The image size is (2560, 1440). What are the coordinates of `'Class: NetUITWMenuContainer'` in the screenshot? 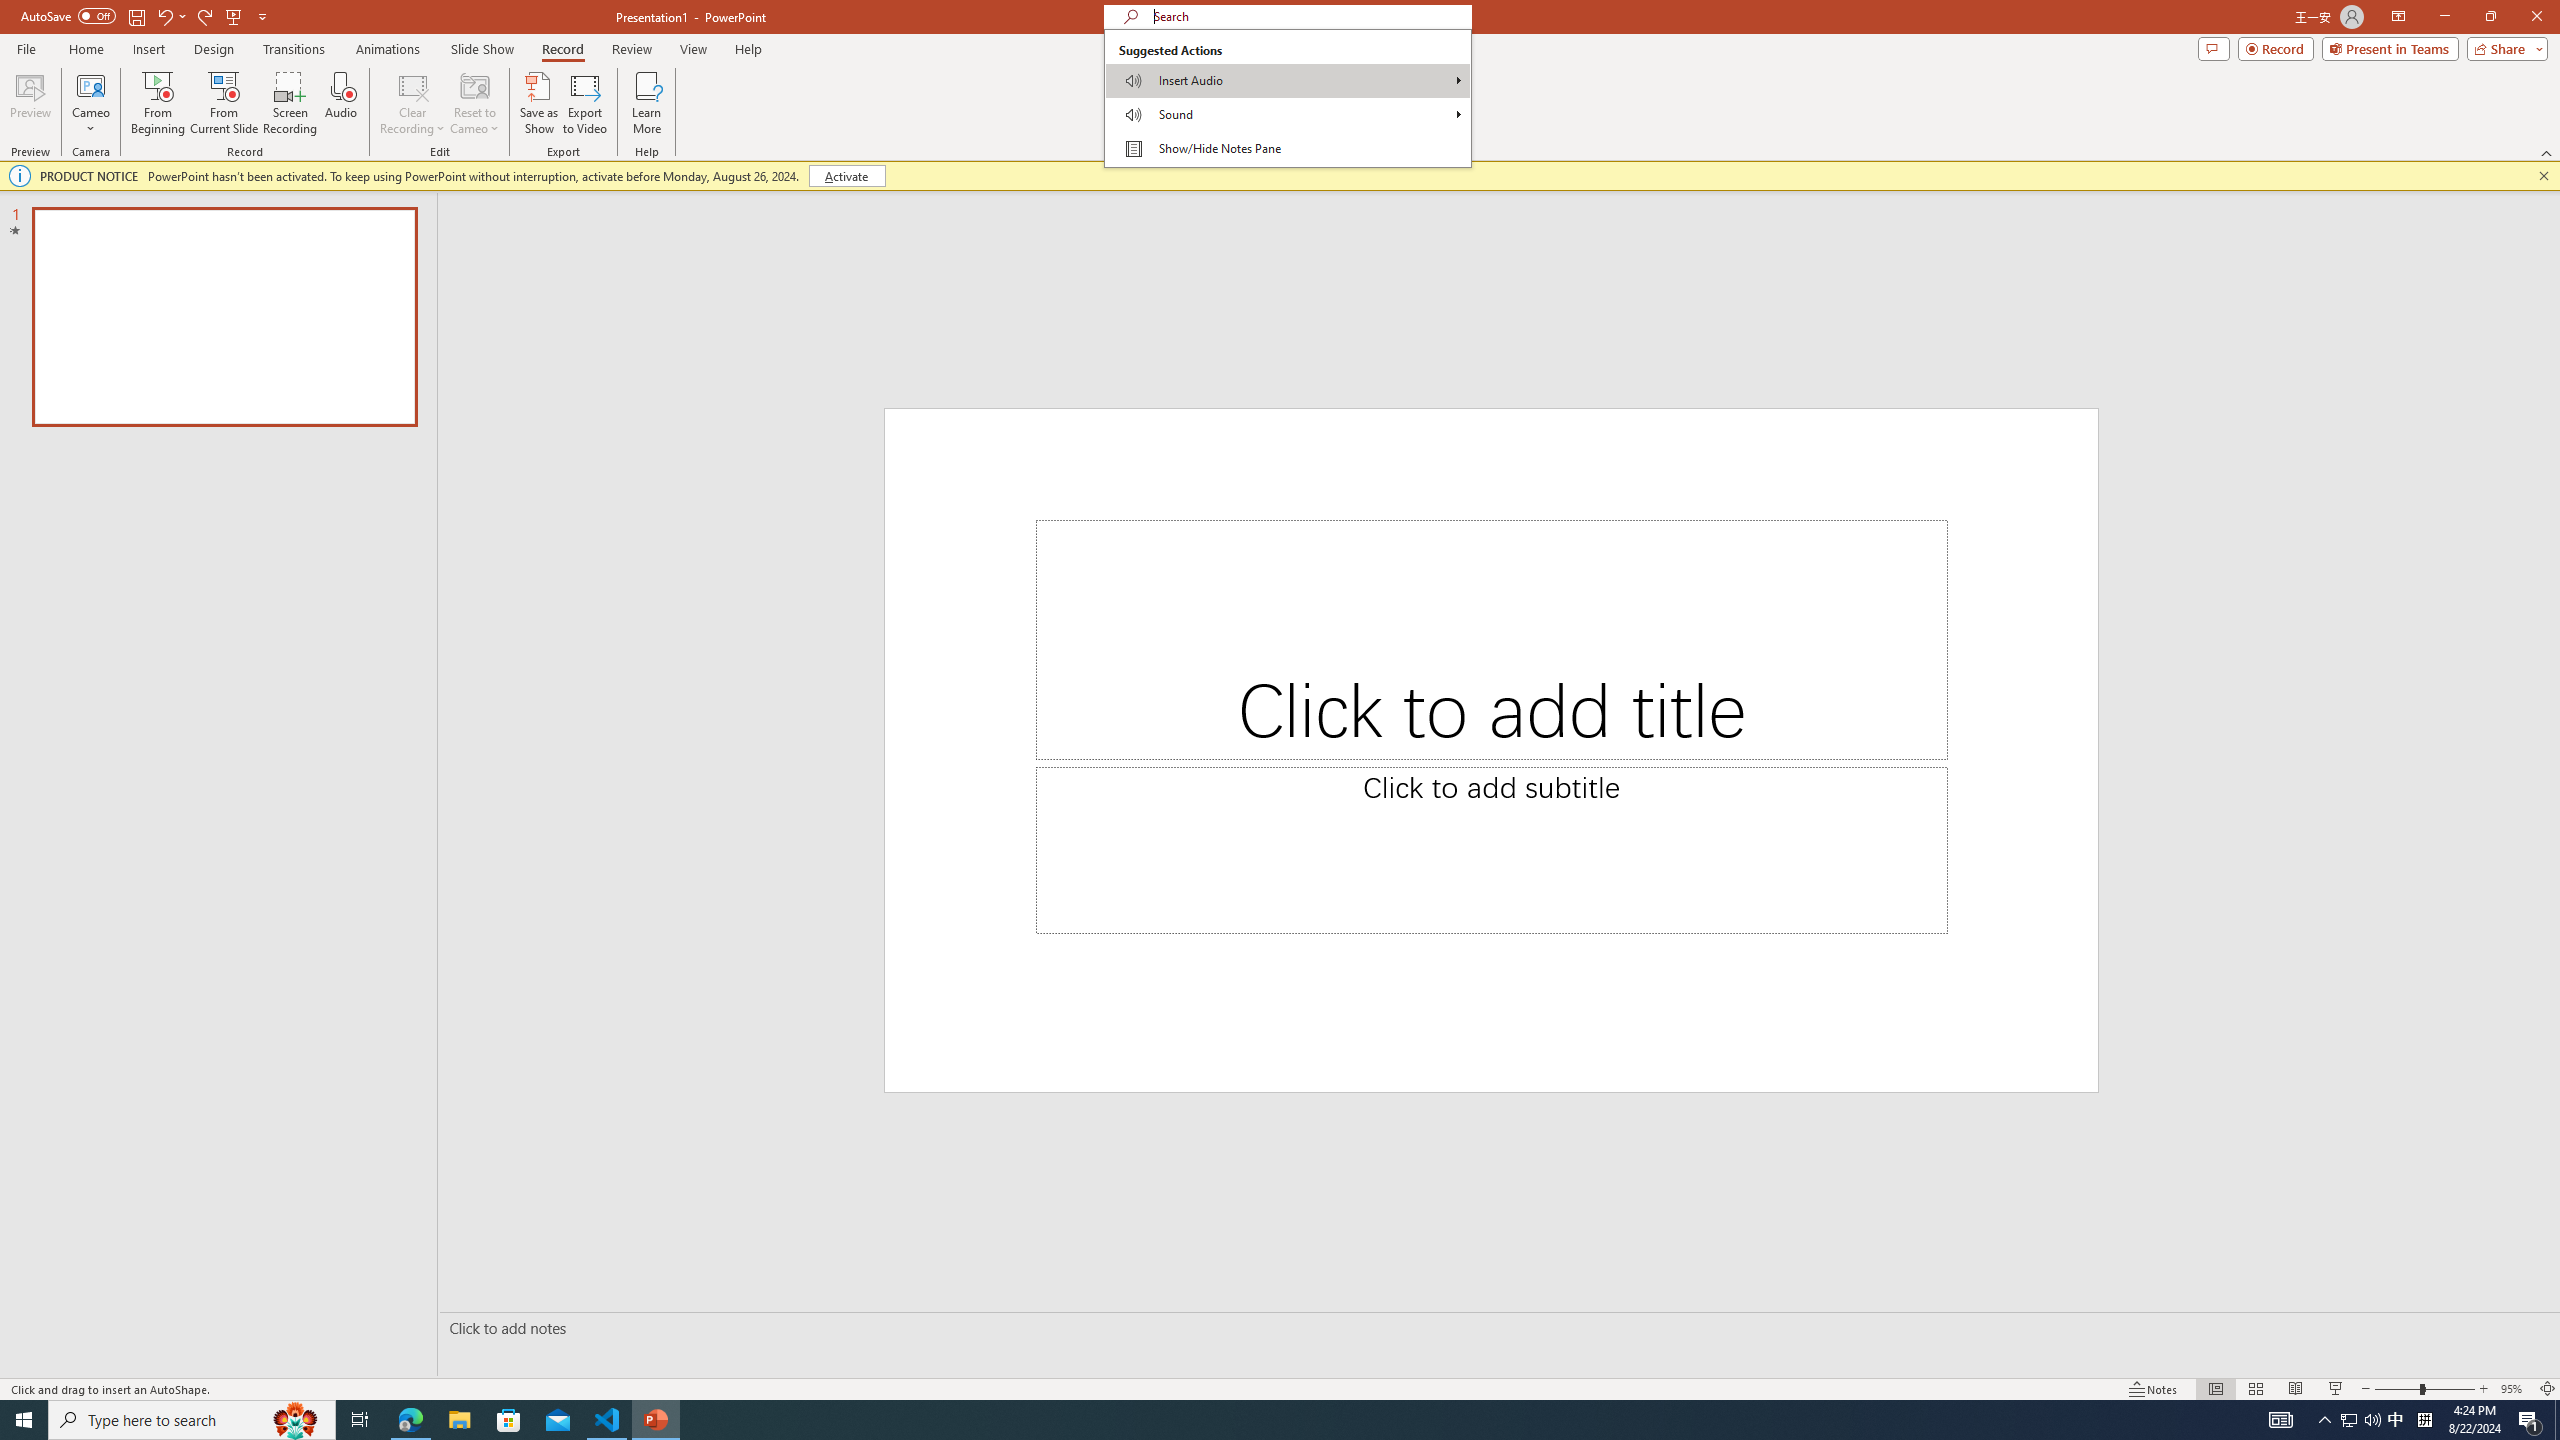 It's located at (1287, 97).